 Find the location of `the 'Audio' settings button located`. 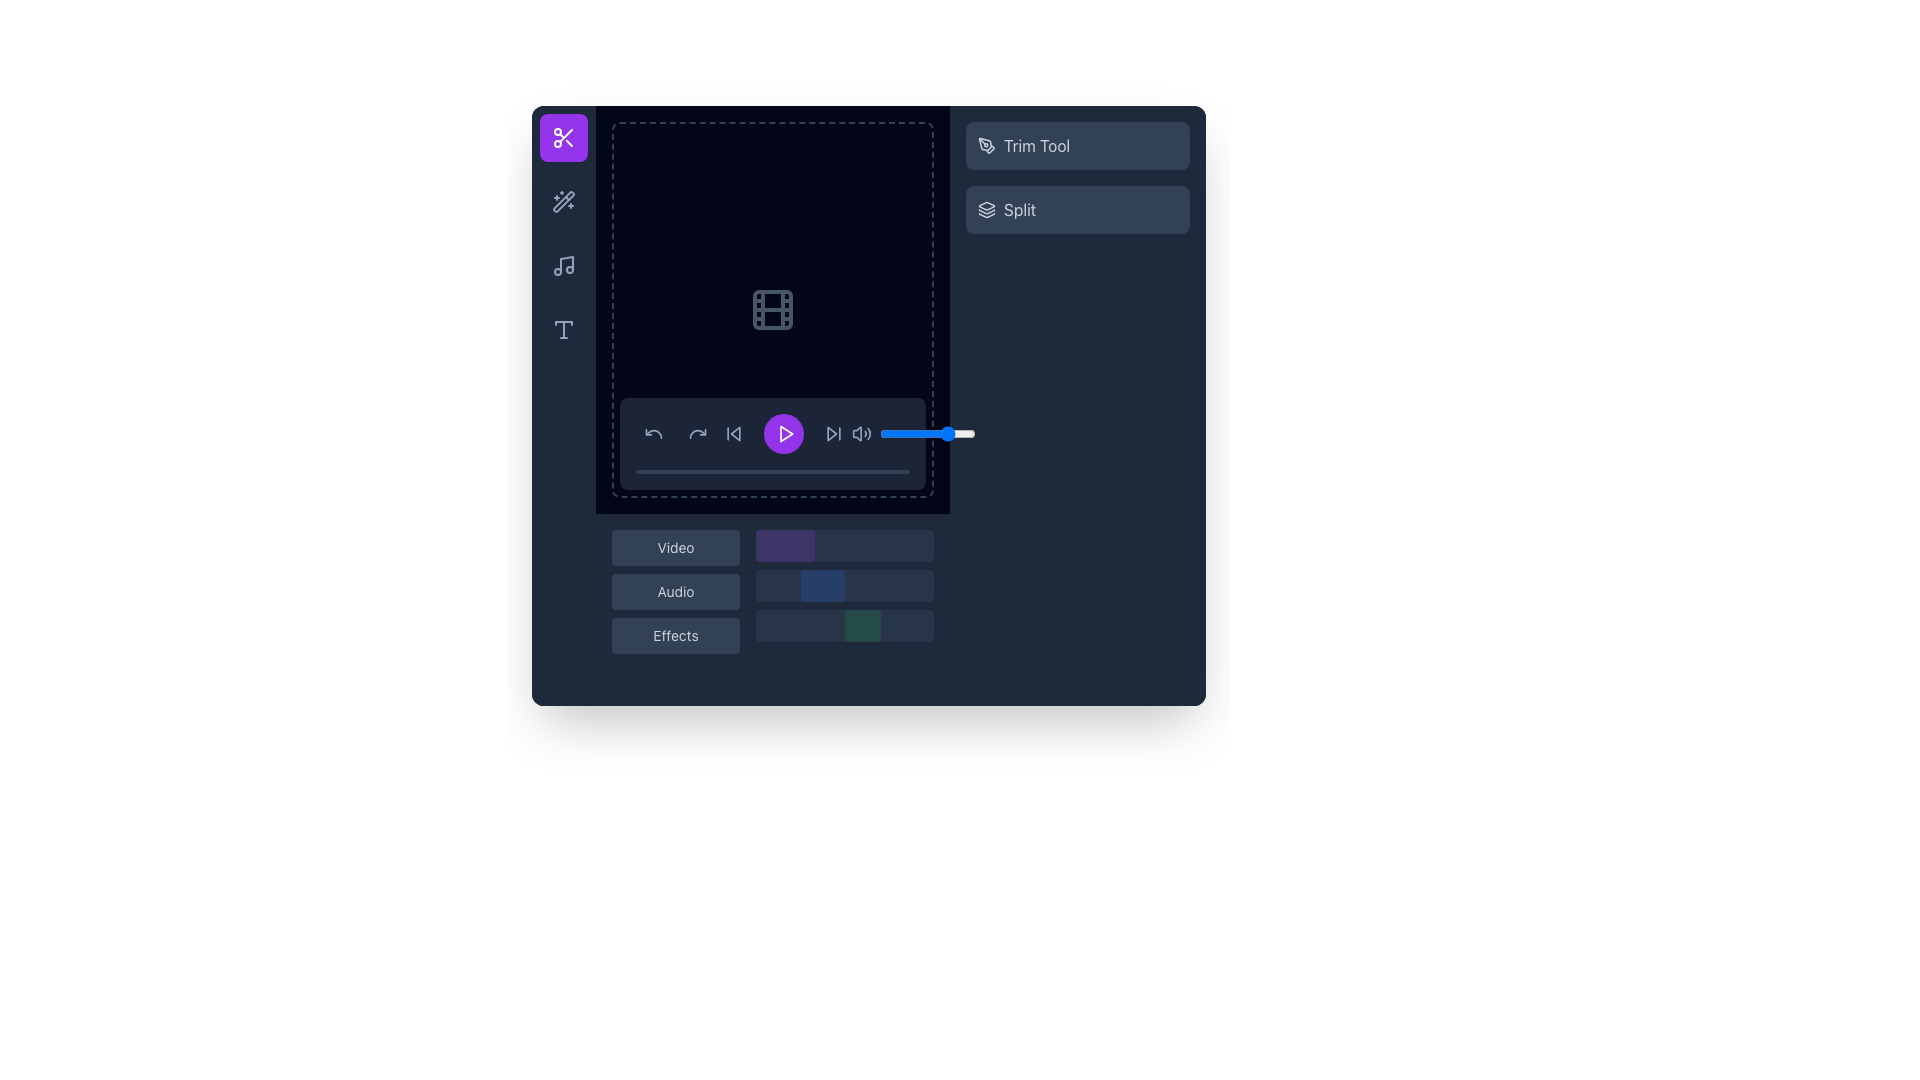

the 'Audio' settings button located is located at coordinates (676, 590).